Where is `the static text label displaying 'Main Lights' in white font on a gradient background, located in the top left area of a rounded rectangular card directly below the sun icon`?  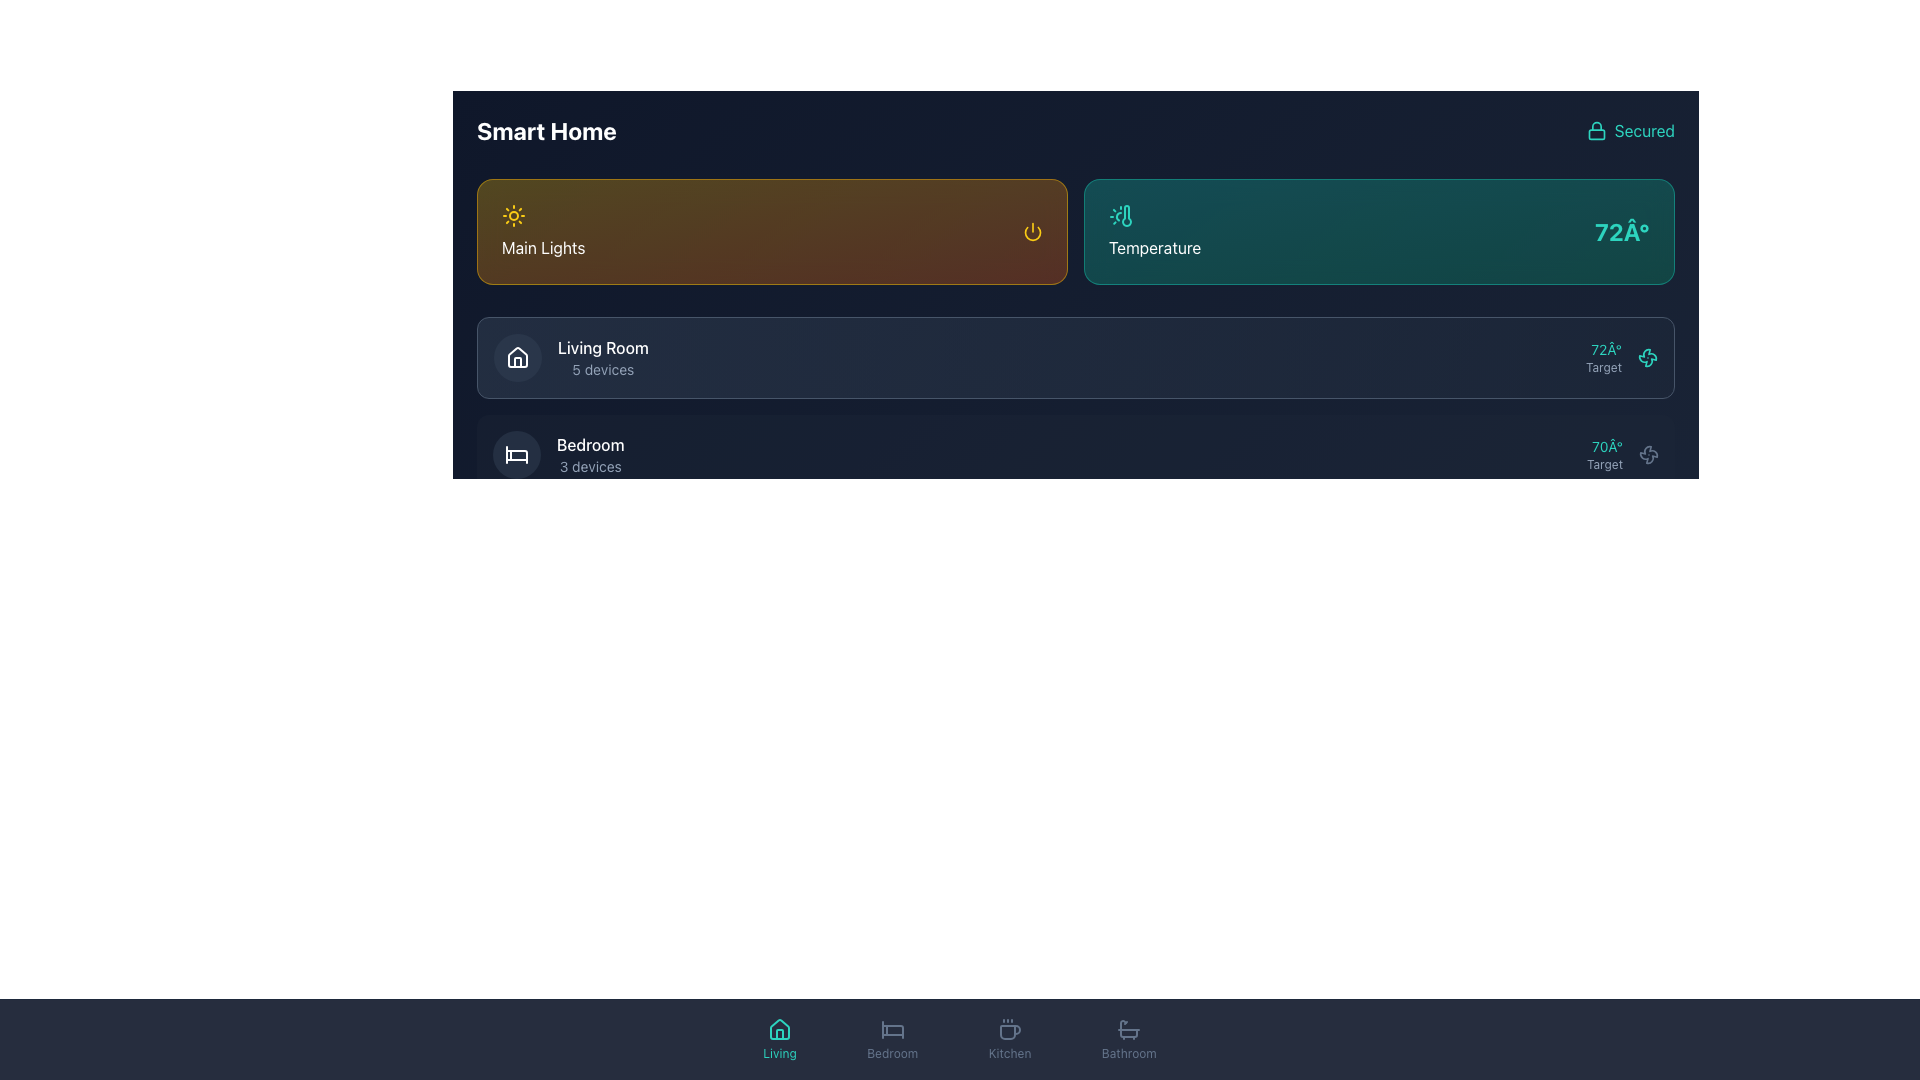
the static text label displaying 'Main Lights' in white font on a gradient background, located in the top left area of a rounded rectangular card directly below the sun icon is located at coordinates (543, 246).